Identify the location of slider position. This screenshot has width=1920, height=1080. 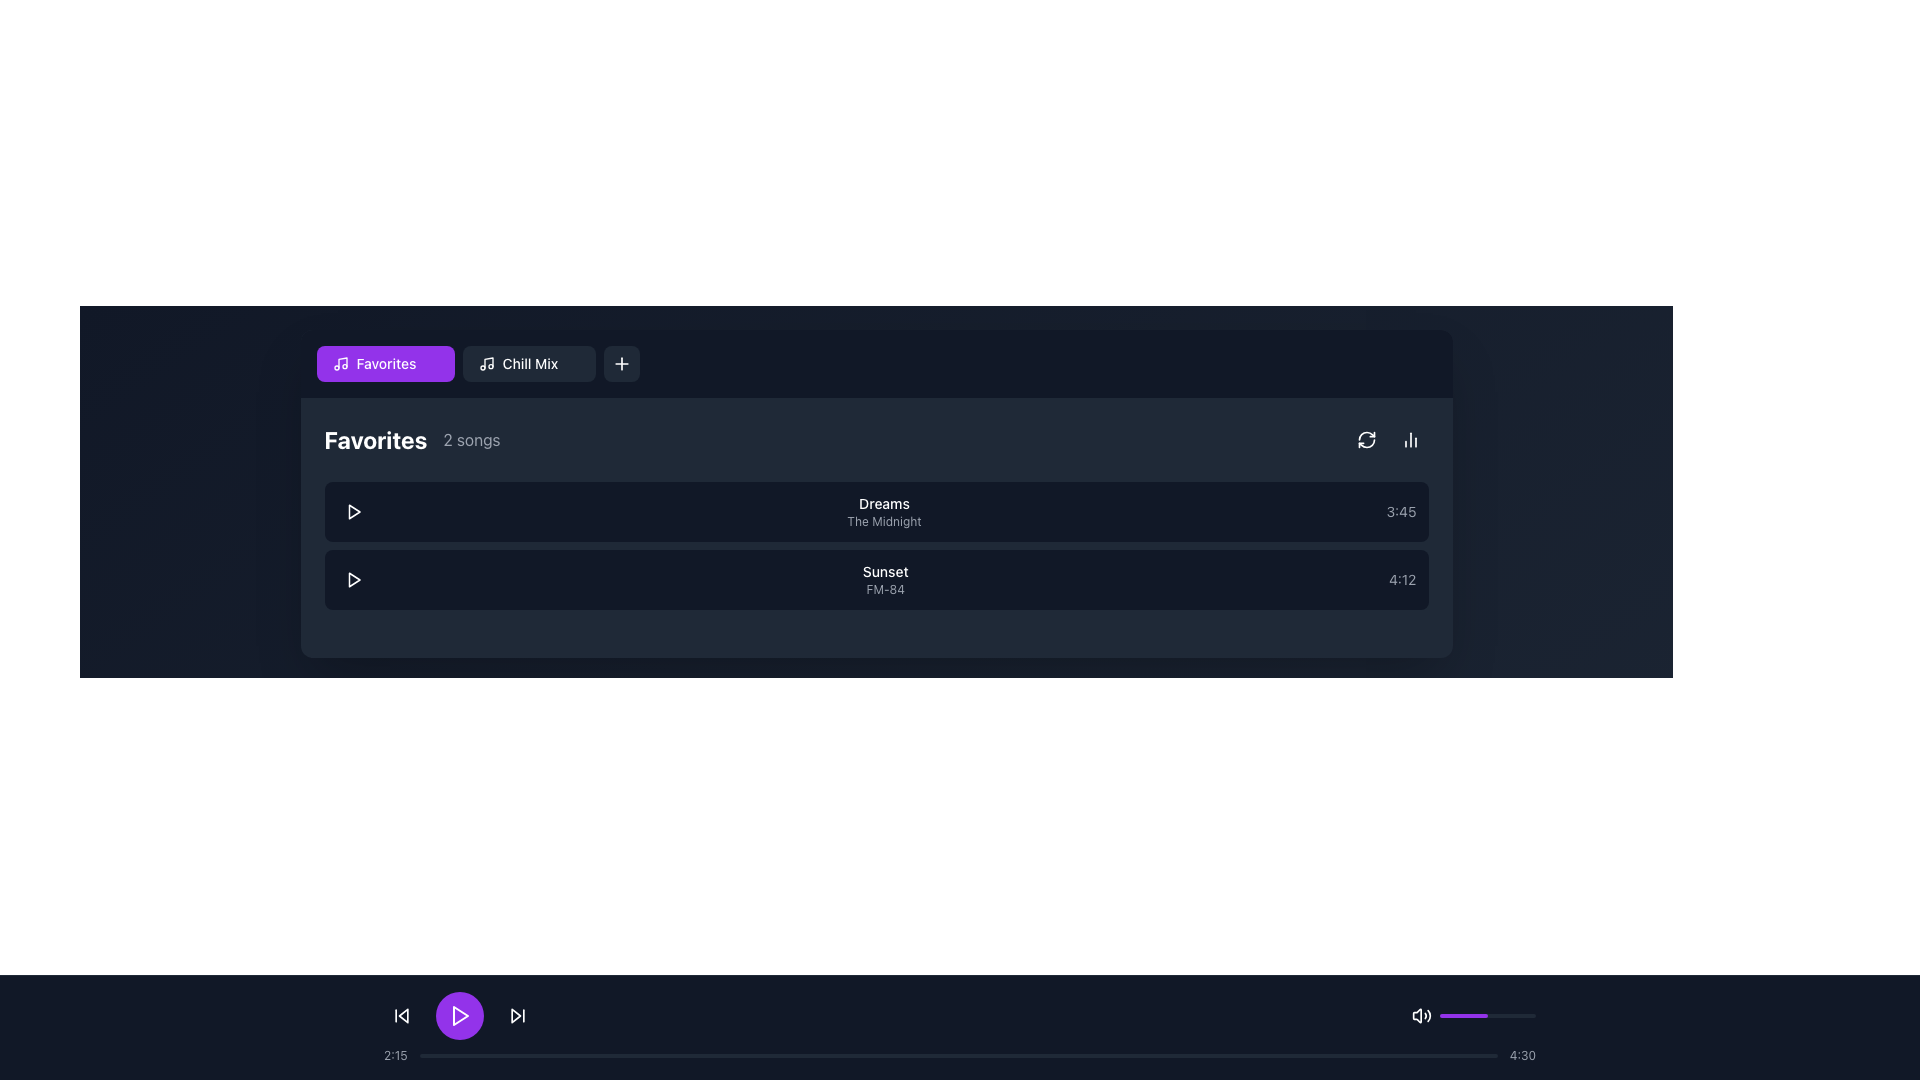
(1529, 1015).